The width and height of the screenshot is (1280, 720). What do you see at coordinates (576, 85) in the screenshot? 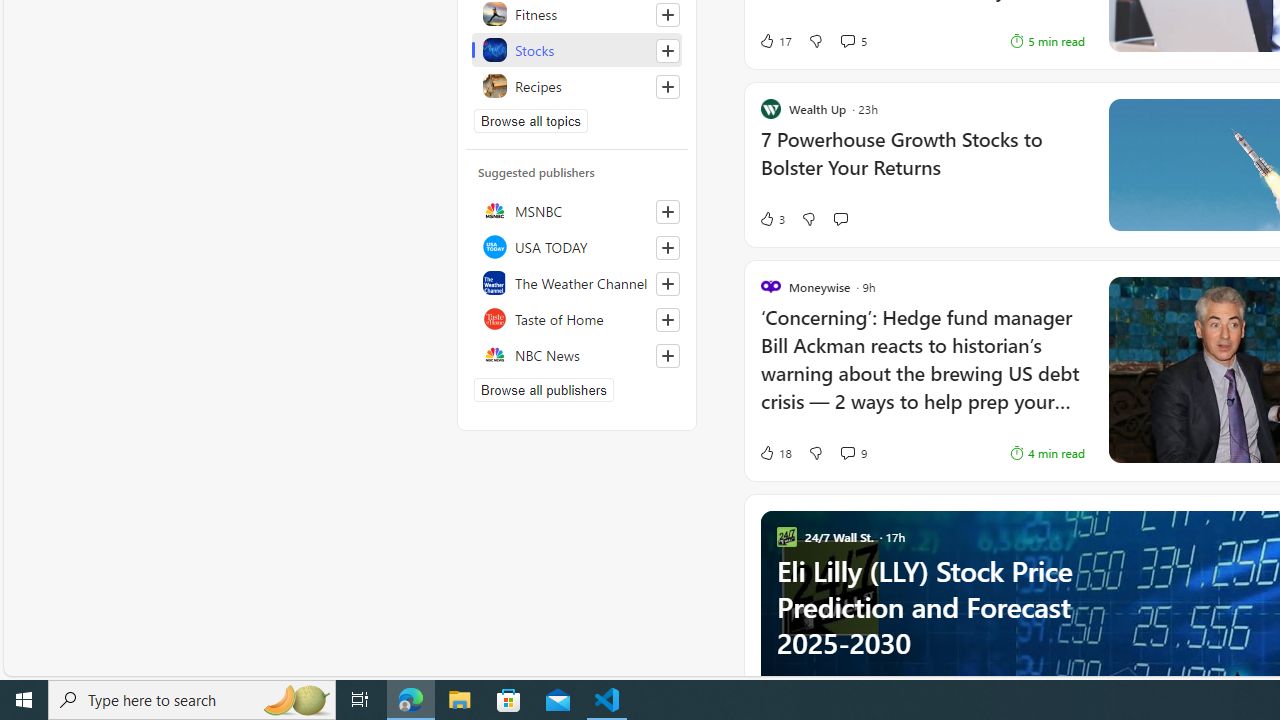
I see `'Recipes'` at bounding box center [576, 85].